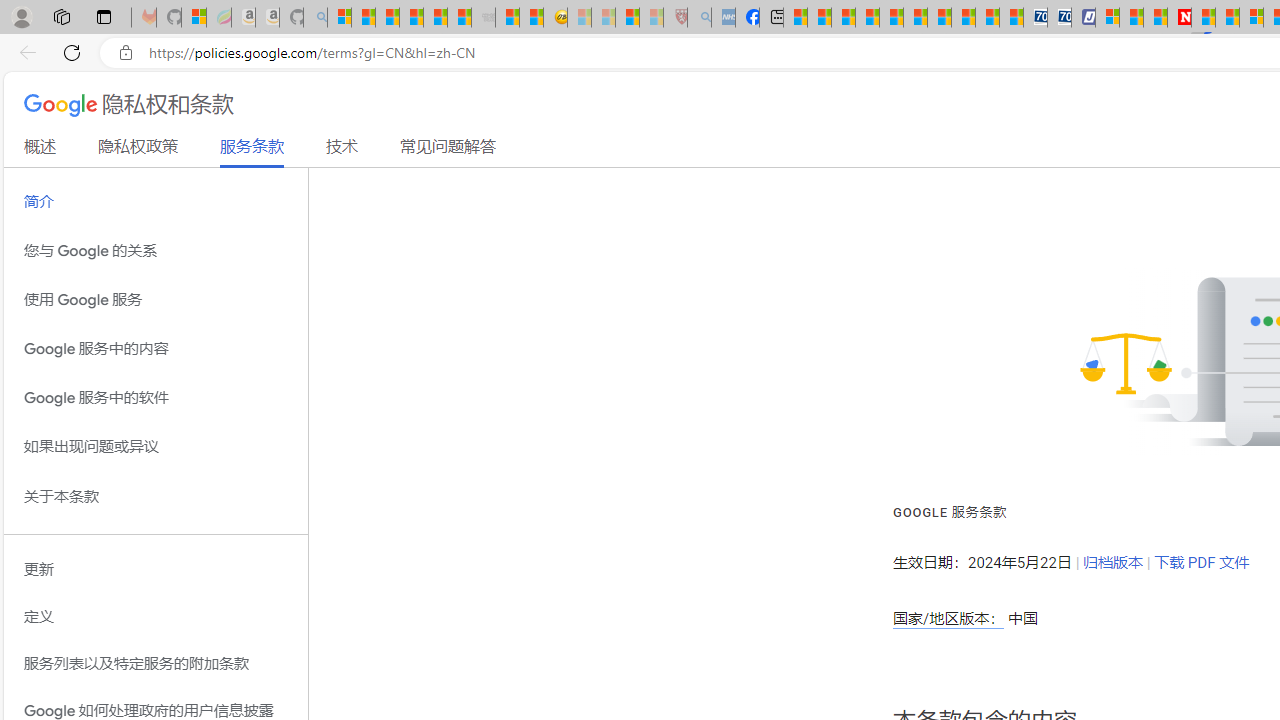 Image resolution: width=1280 pixels, height=720 pixels. What do you see at coordinates (843, 17) in the screenshot?
I see `'World - MSN'` at bounding box center [843, 17].